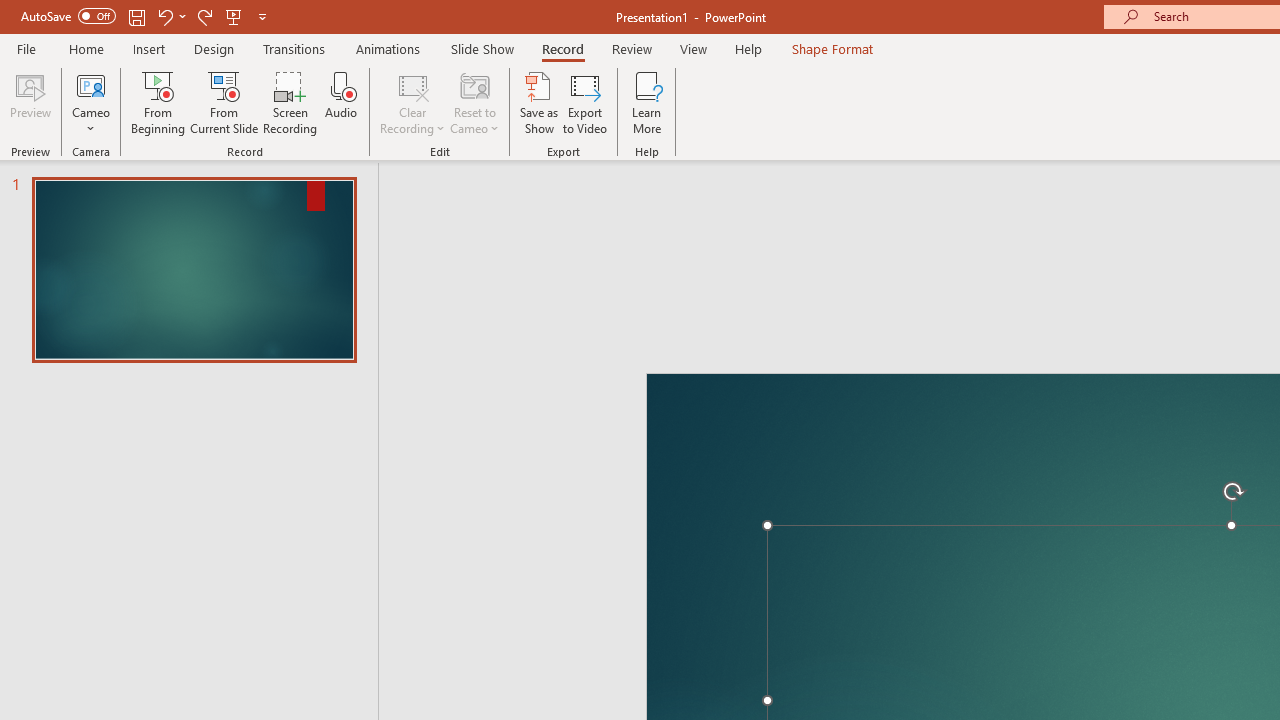  What do you see at coordinates (630, 48) in the screenshot?
I see `'Review'` at bounding box center [630, 48].